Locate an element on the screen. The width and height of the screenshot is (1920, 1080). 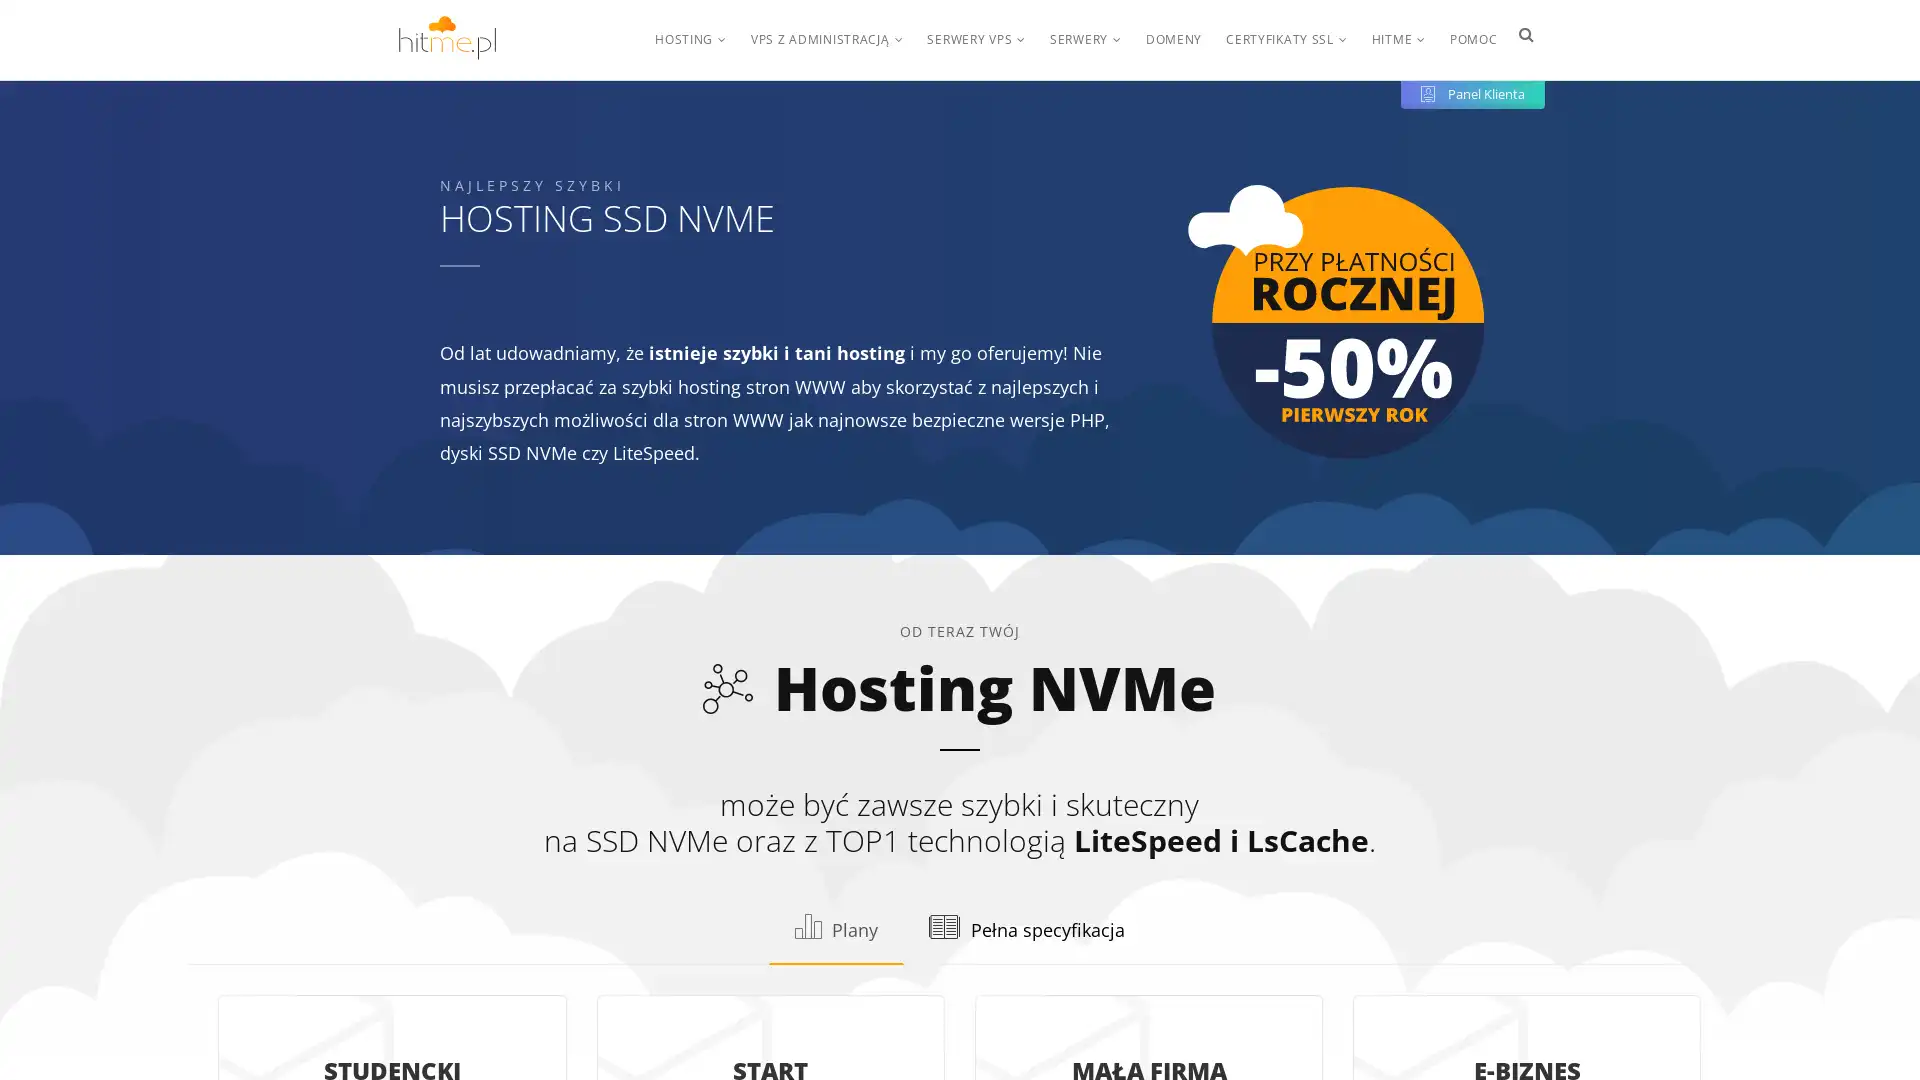
Konfiguruj is located at coordinates (368, 235).